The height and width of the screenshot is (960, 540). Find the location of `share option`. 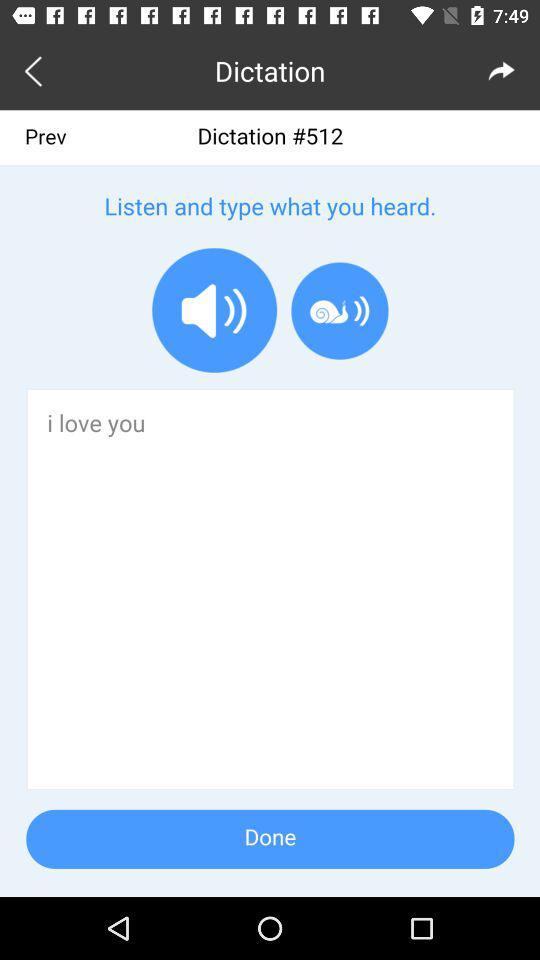

share option is located at coordinates (501, 70).